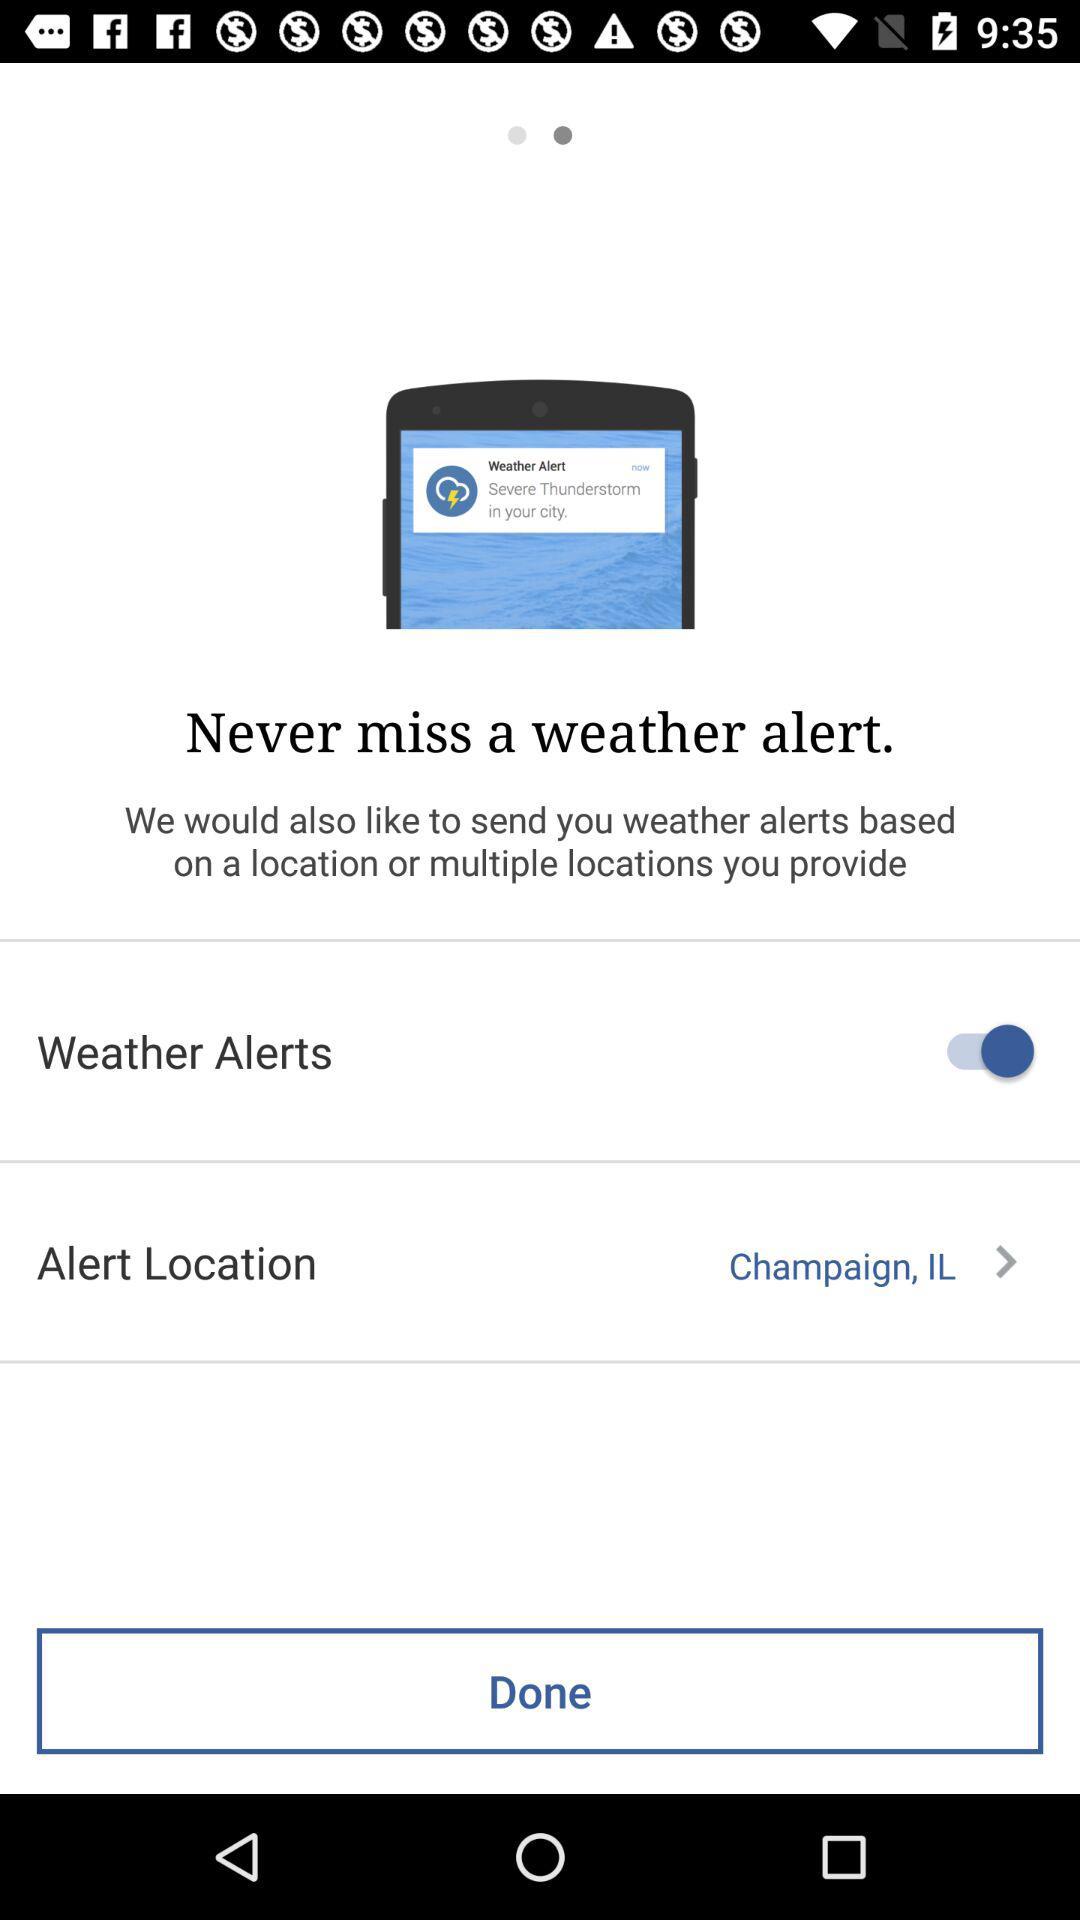 Image resolution: width=1080 pixels, height=1920 pixels. Describe the element at coordinates (871, 1265) in the screenshot. I see `the champaign, il` at that location.